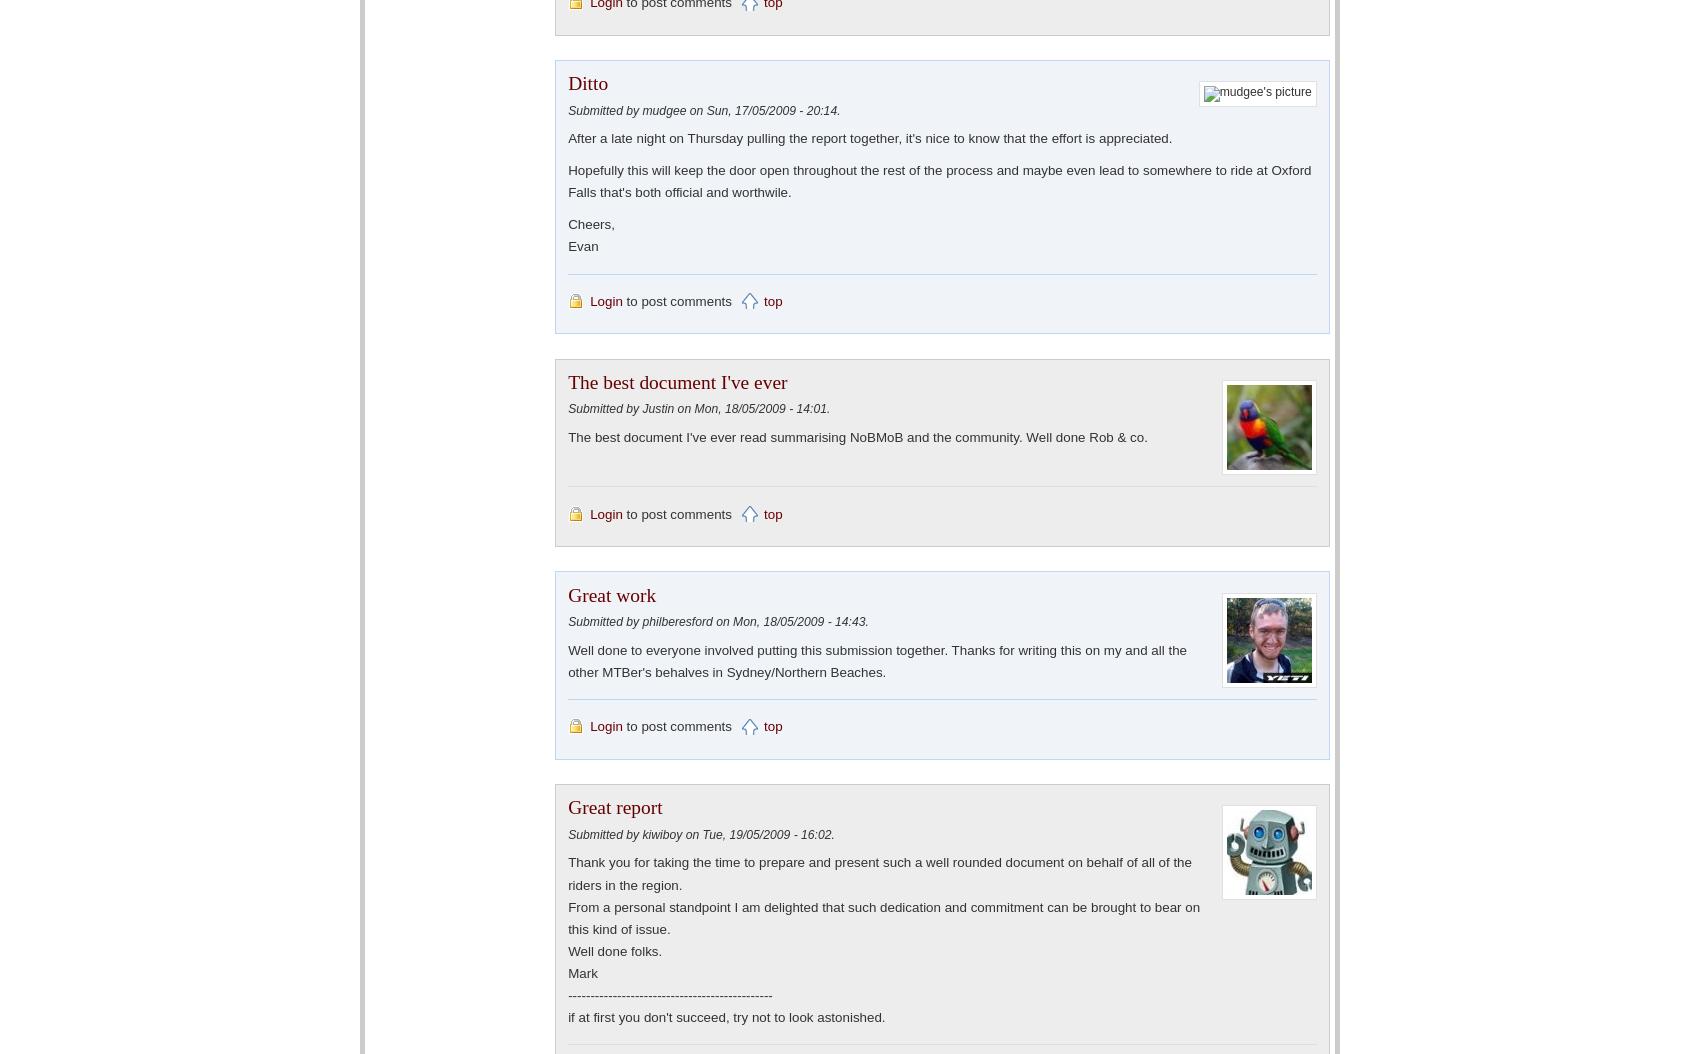 This screenshot has height=1054, width=1700. Describe the element at coordinates (726, 1015) in the screenshot. I see `'if at first you don't succeed, try not to look astonished.'` at that location.